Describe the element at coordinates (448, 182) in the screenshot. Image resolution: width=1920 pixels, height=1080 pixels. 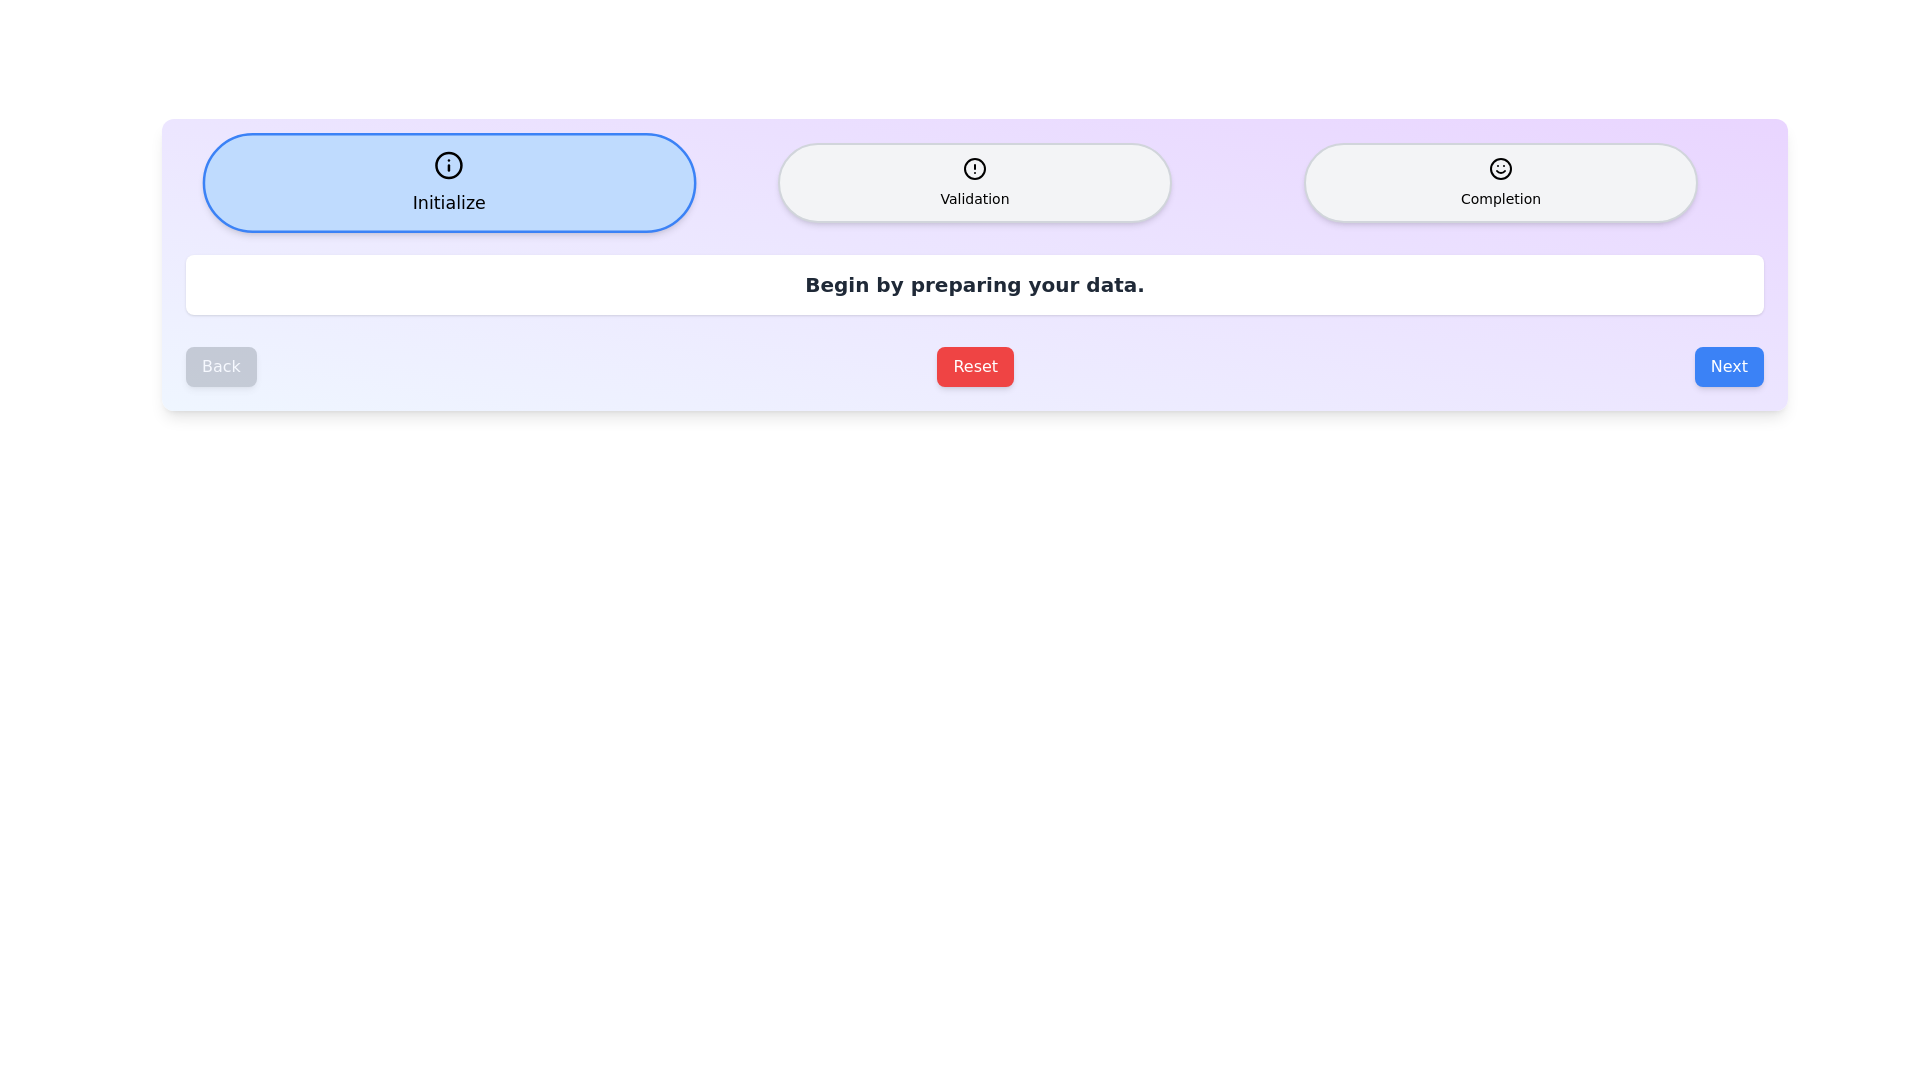
I see `the step icon for Initialize to display its information` at that location.